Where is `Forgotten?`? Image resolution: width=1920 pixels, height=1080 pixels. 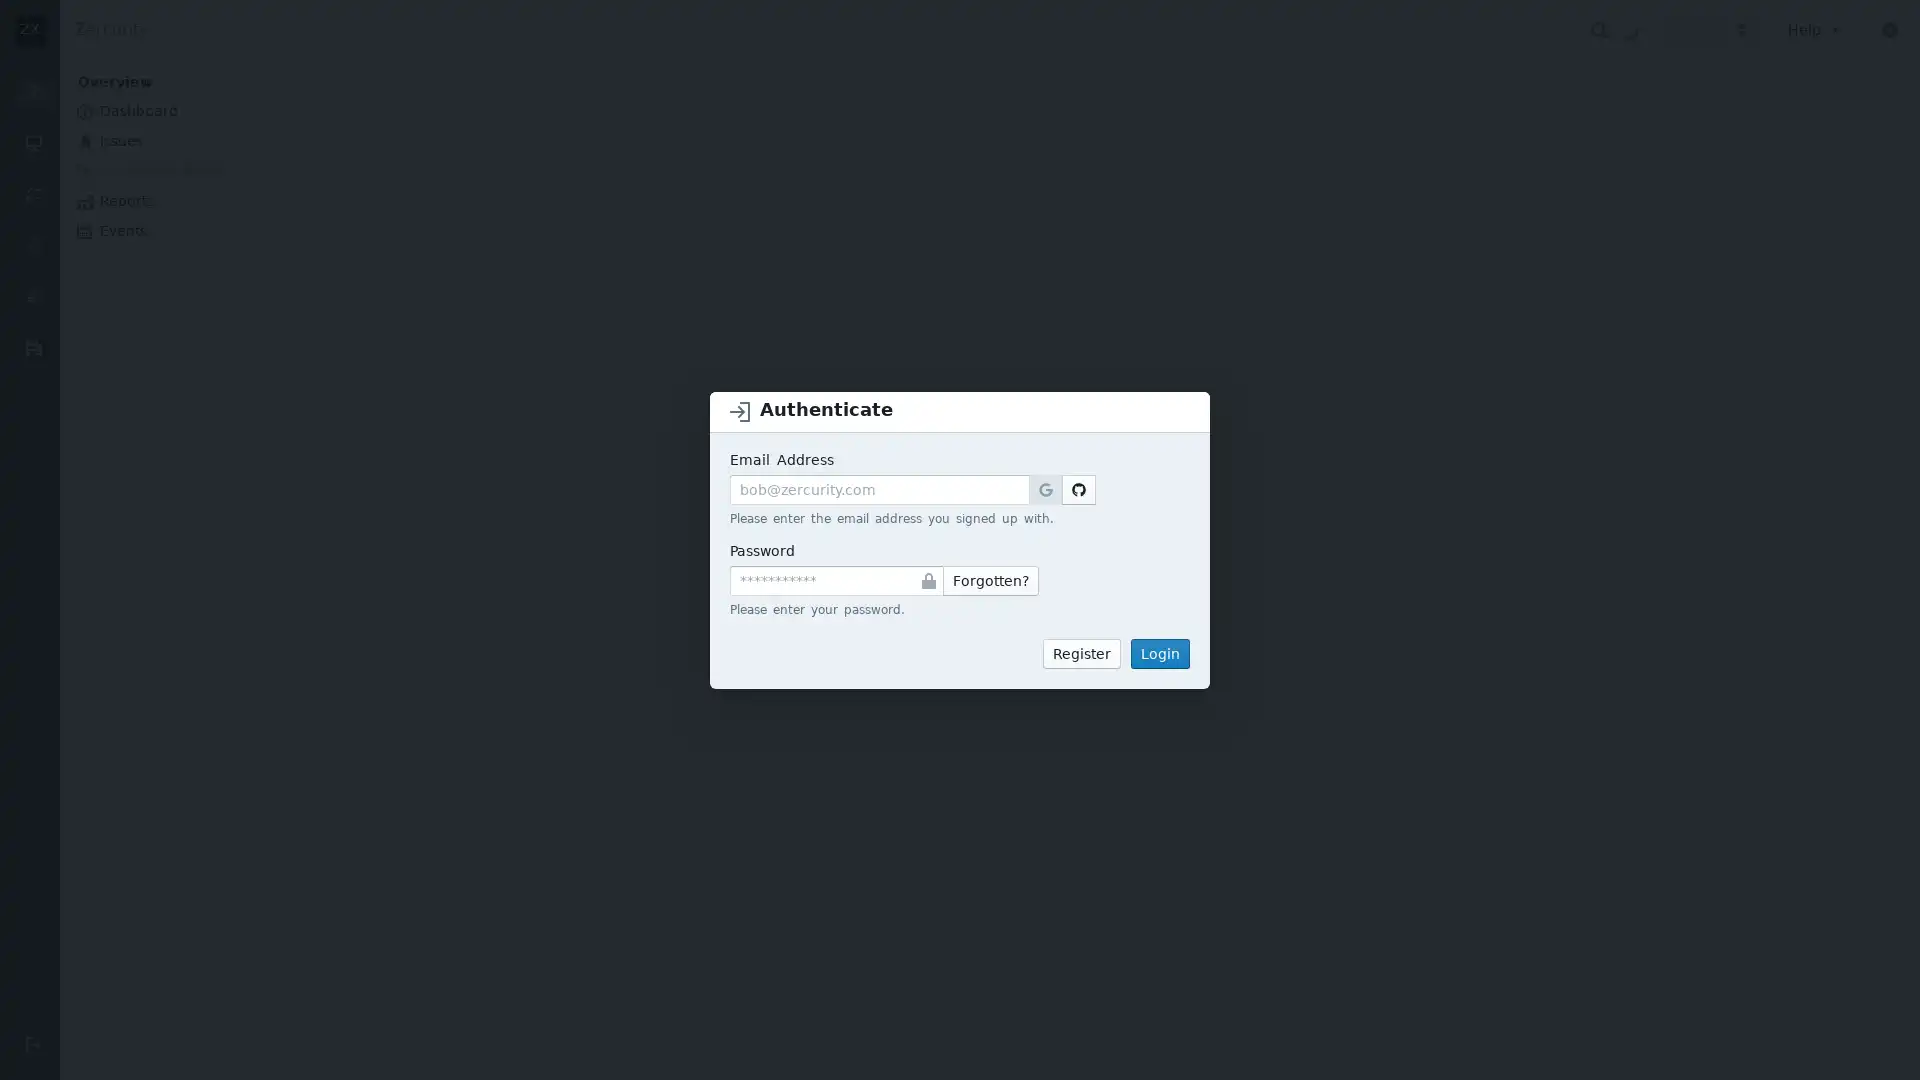
Forgotten? is located at coordinates (990, 579).